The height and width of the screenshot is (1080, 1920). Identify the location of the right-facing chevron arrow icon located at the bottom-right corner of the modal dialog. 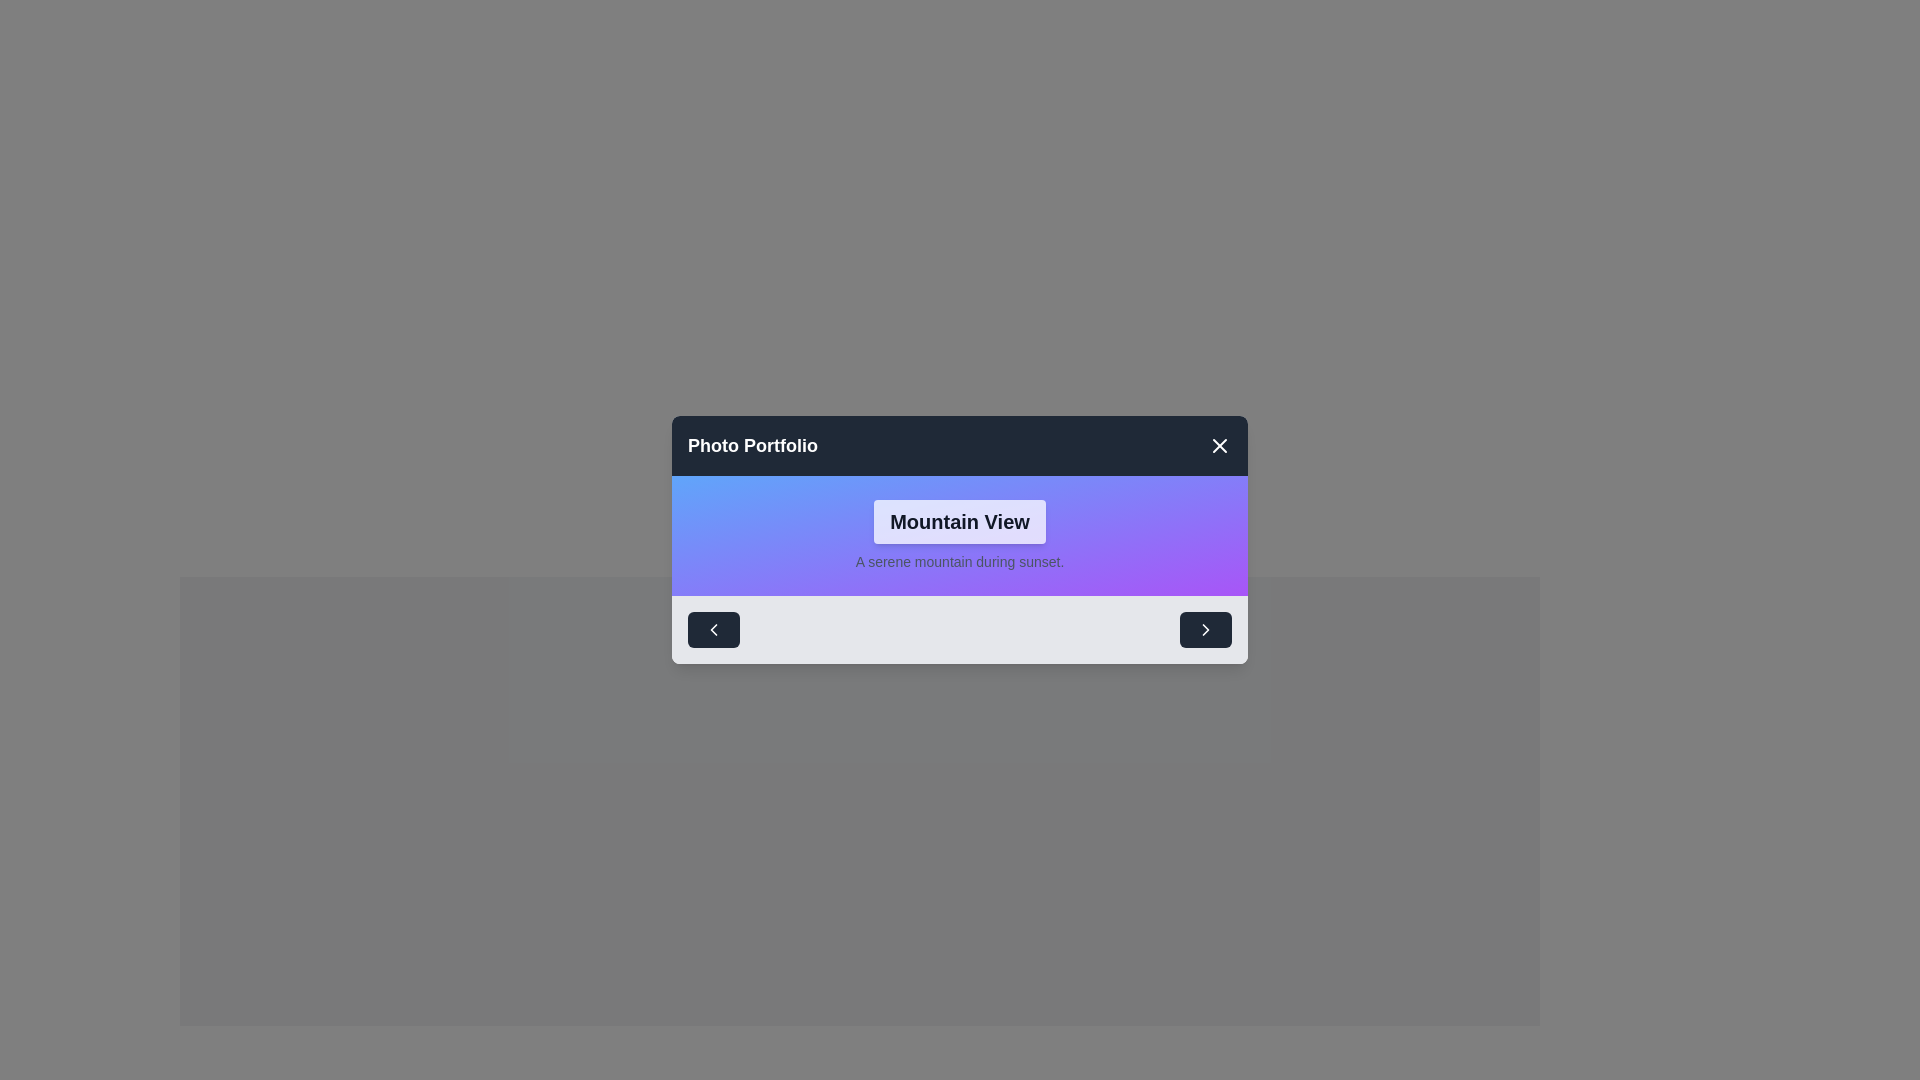
(1204, 628).